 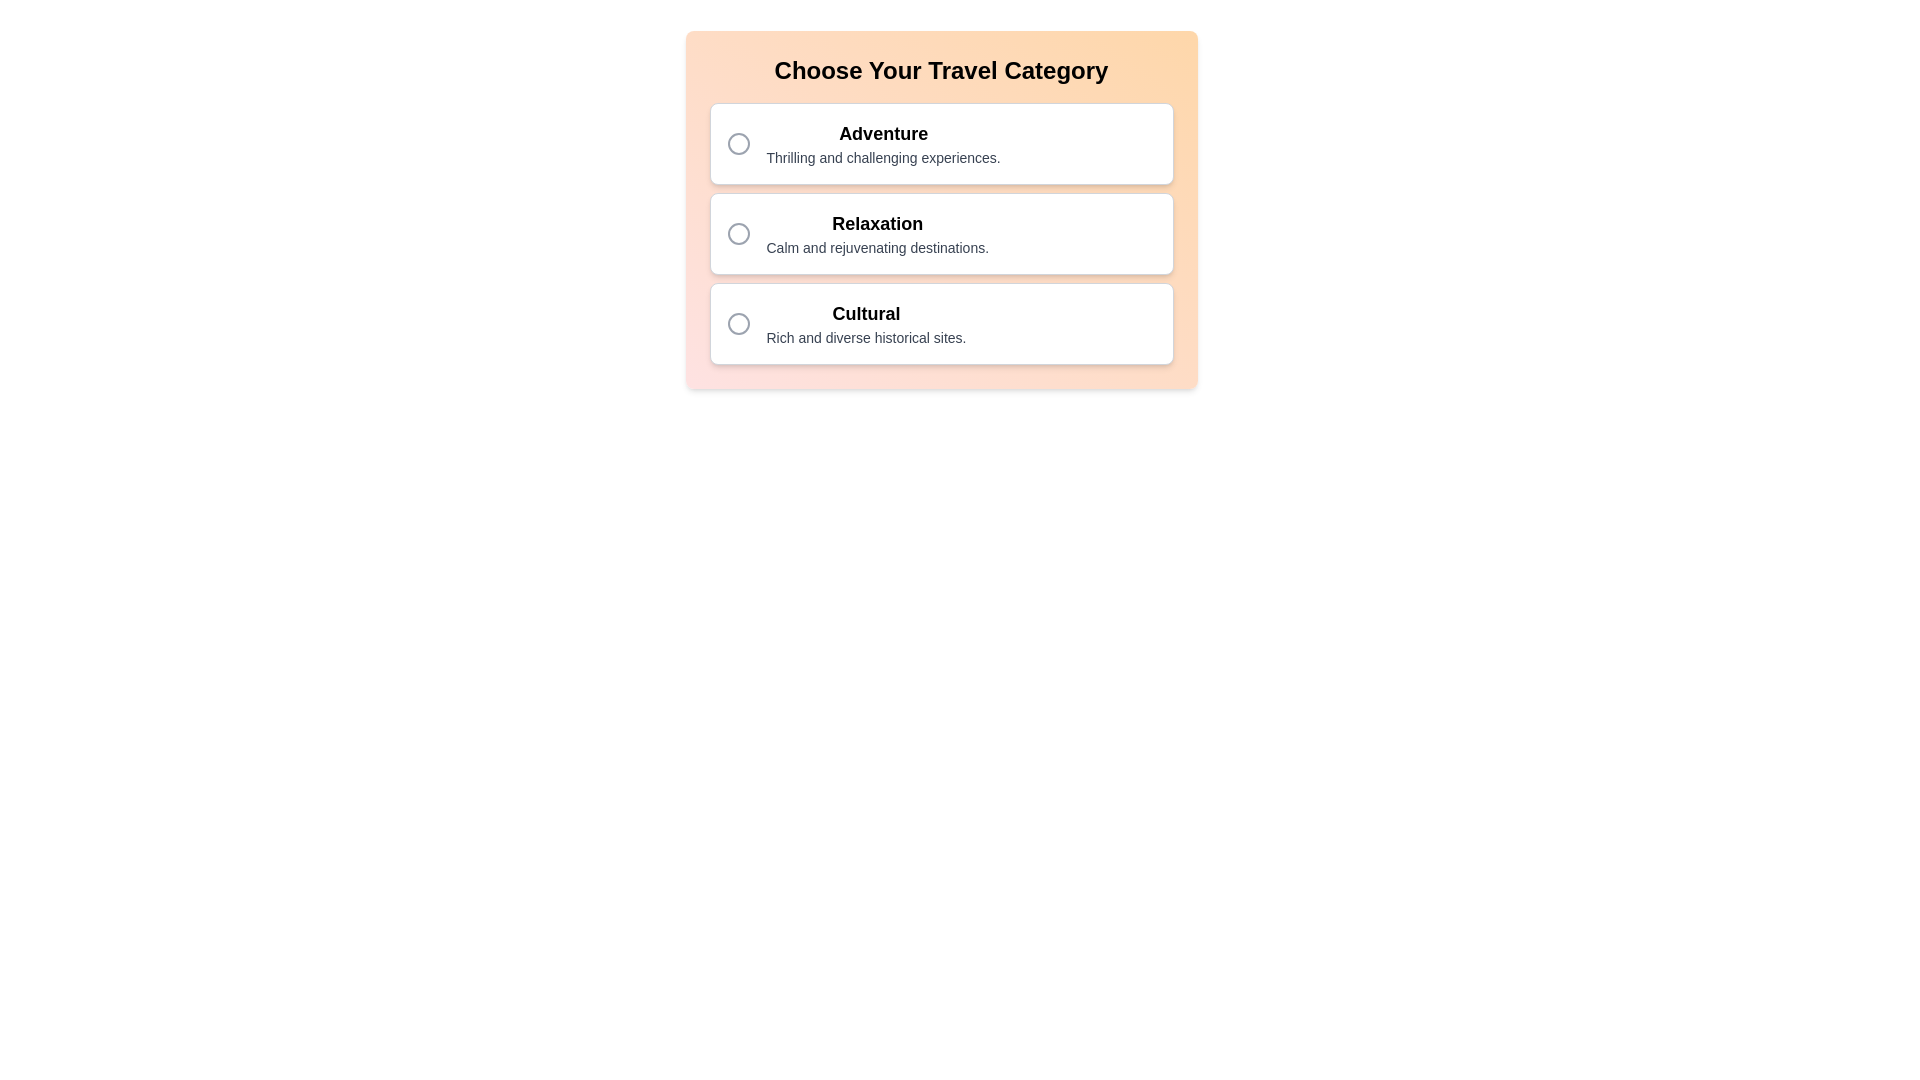 What do you see at coordinates (877, 246) in the screenshot?
I see `the label containing the text 'Calm and rejuvenating destinations.' located under the title 'Relaxation' in the second option group of the travel categories list` at bounding box center [877, 246].